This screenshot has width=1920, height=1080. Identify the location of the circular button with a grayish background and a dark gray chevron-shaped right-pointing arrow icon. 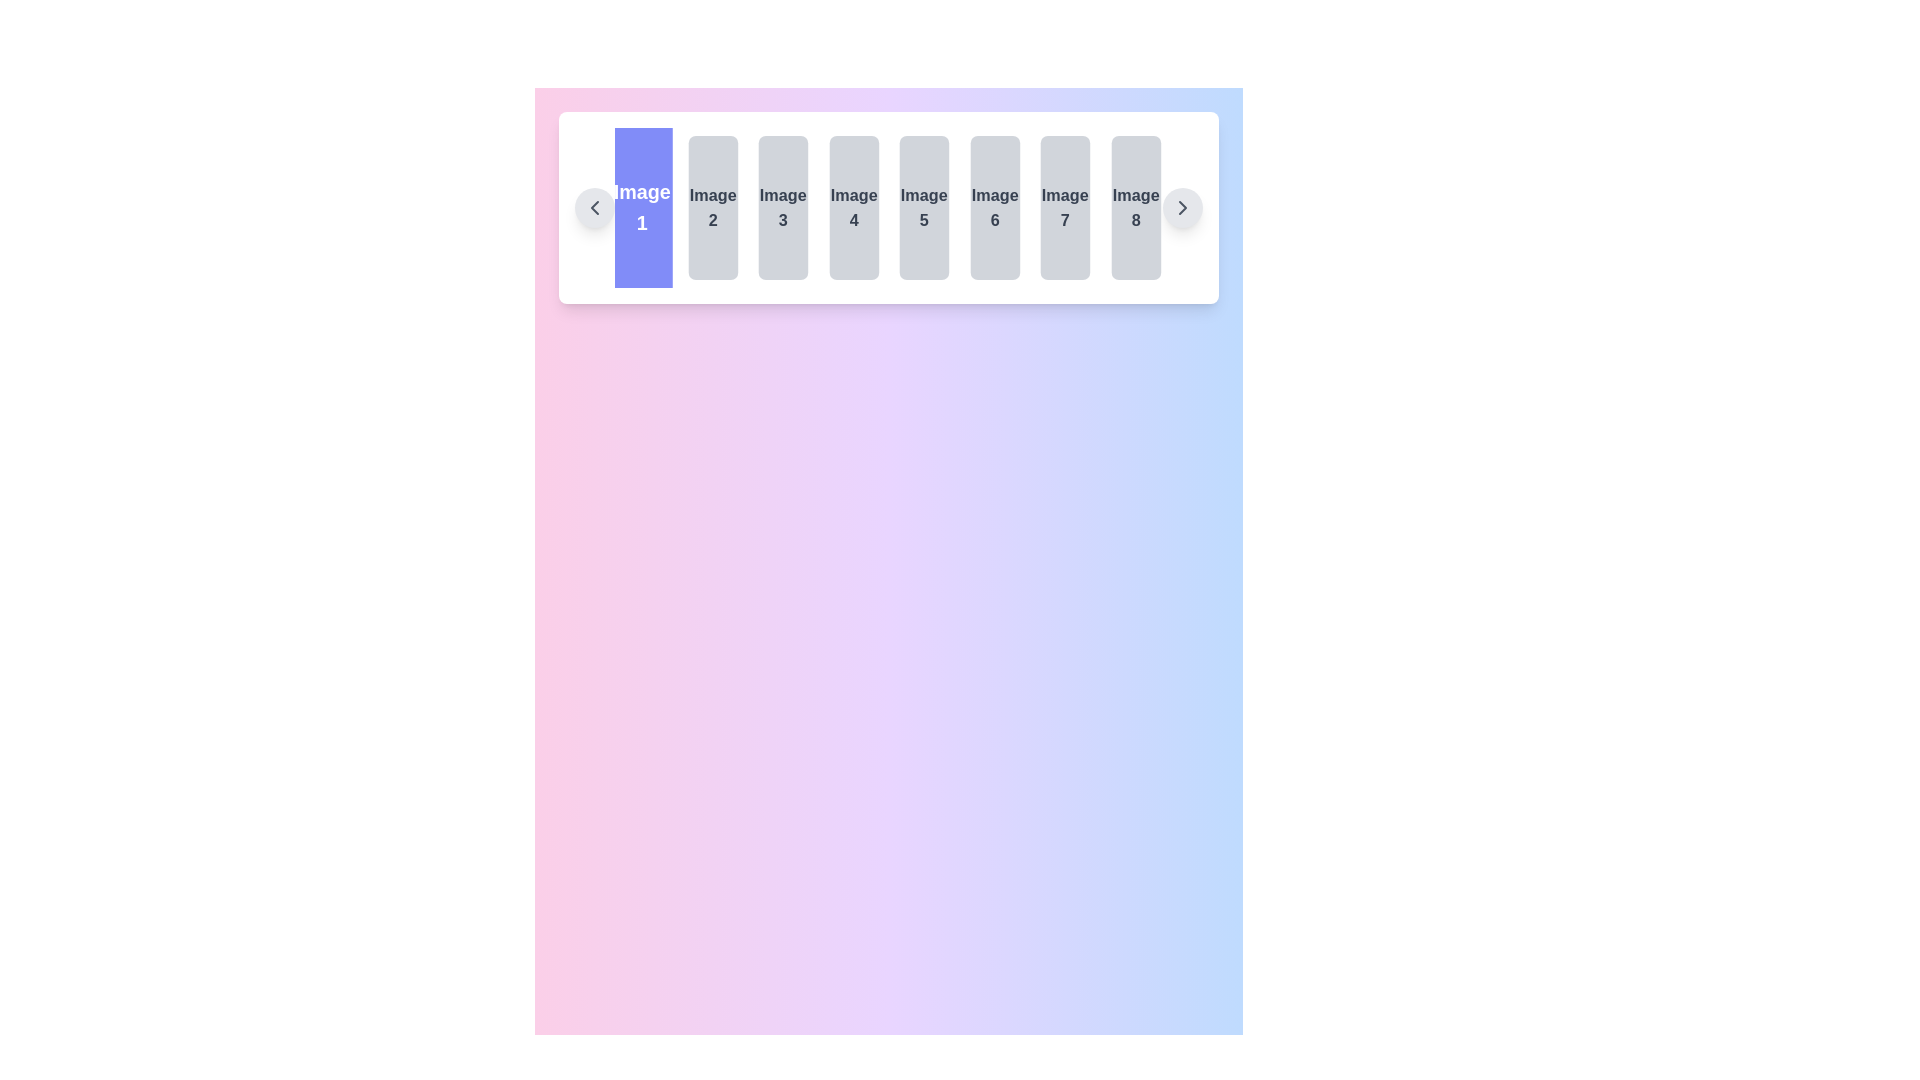
(1182, 208).